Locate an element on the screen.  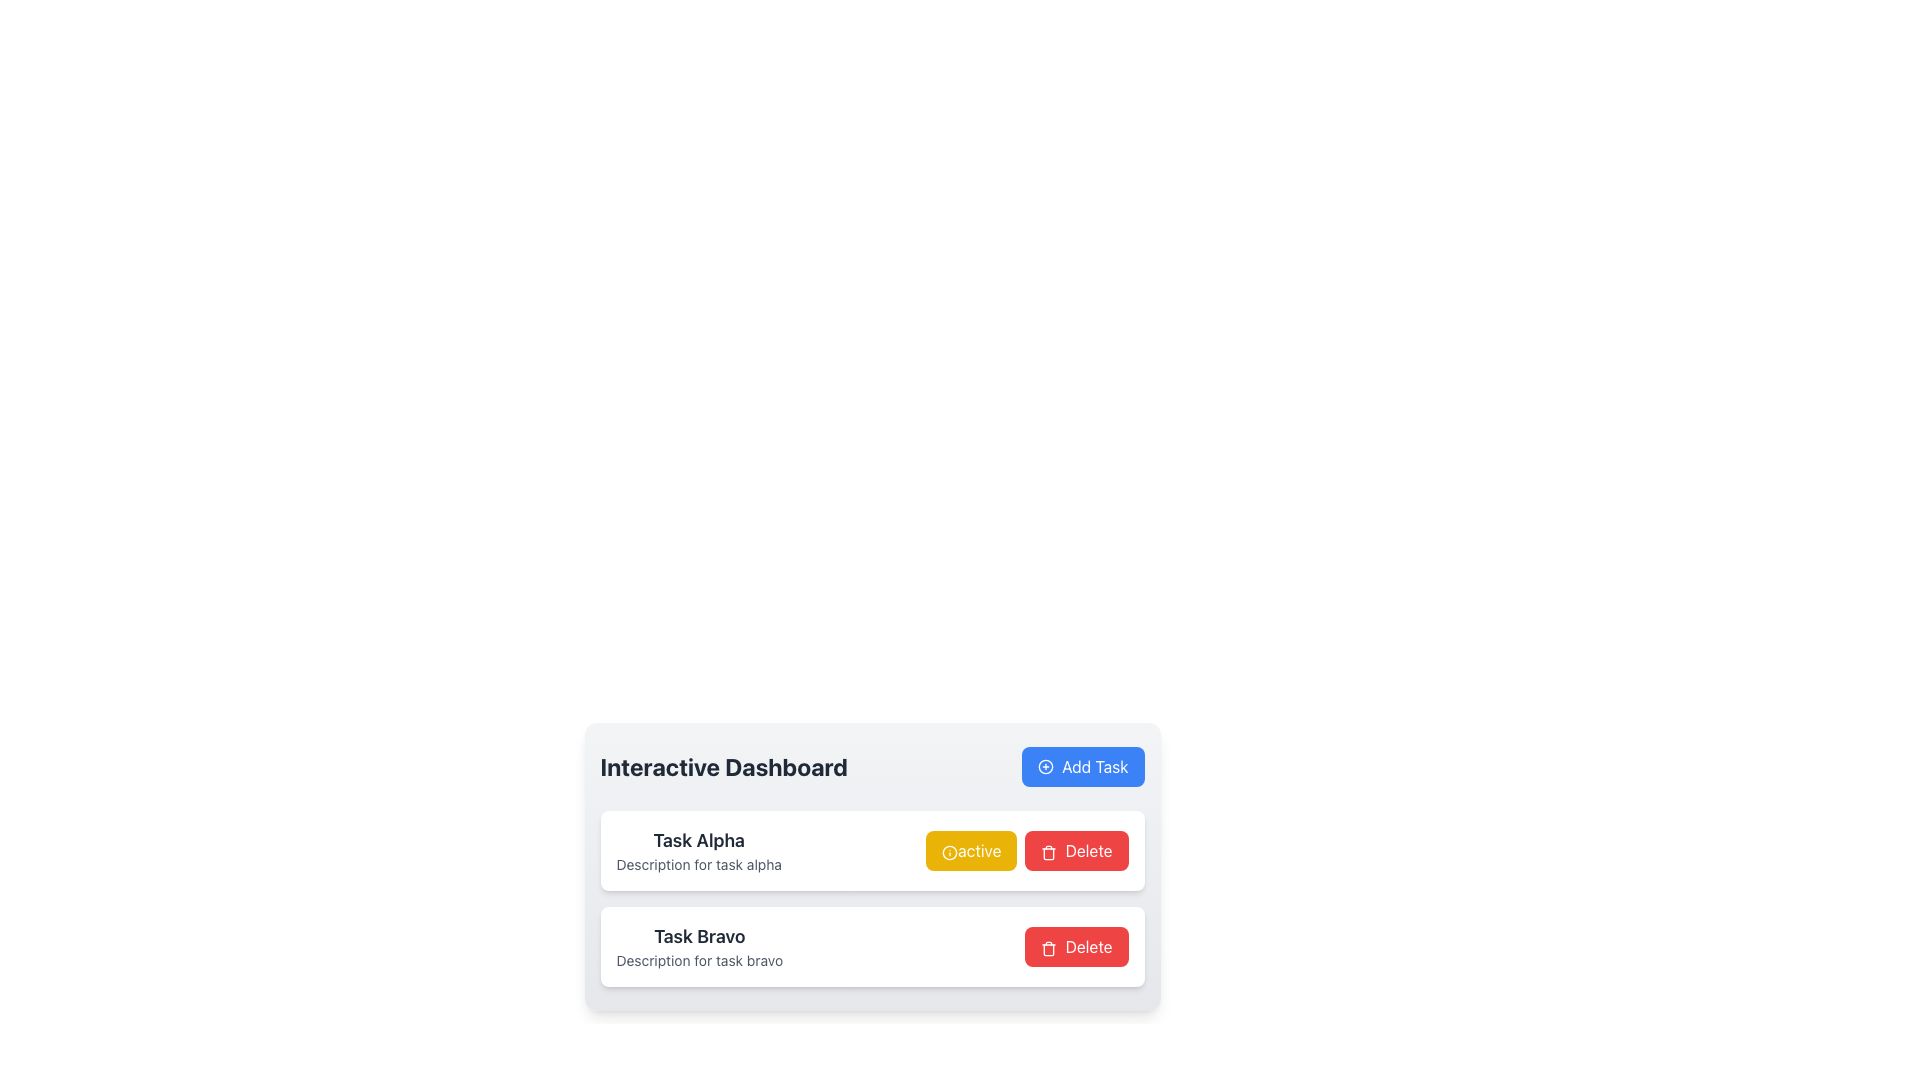
the SVG Circle with a yellow outline located within the information icon represented by the class 'lucide lucide-info inline-block' is located at coordinates (949, 852).